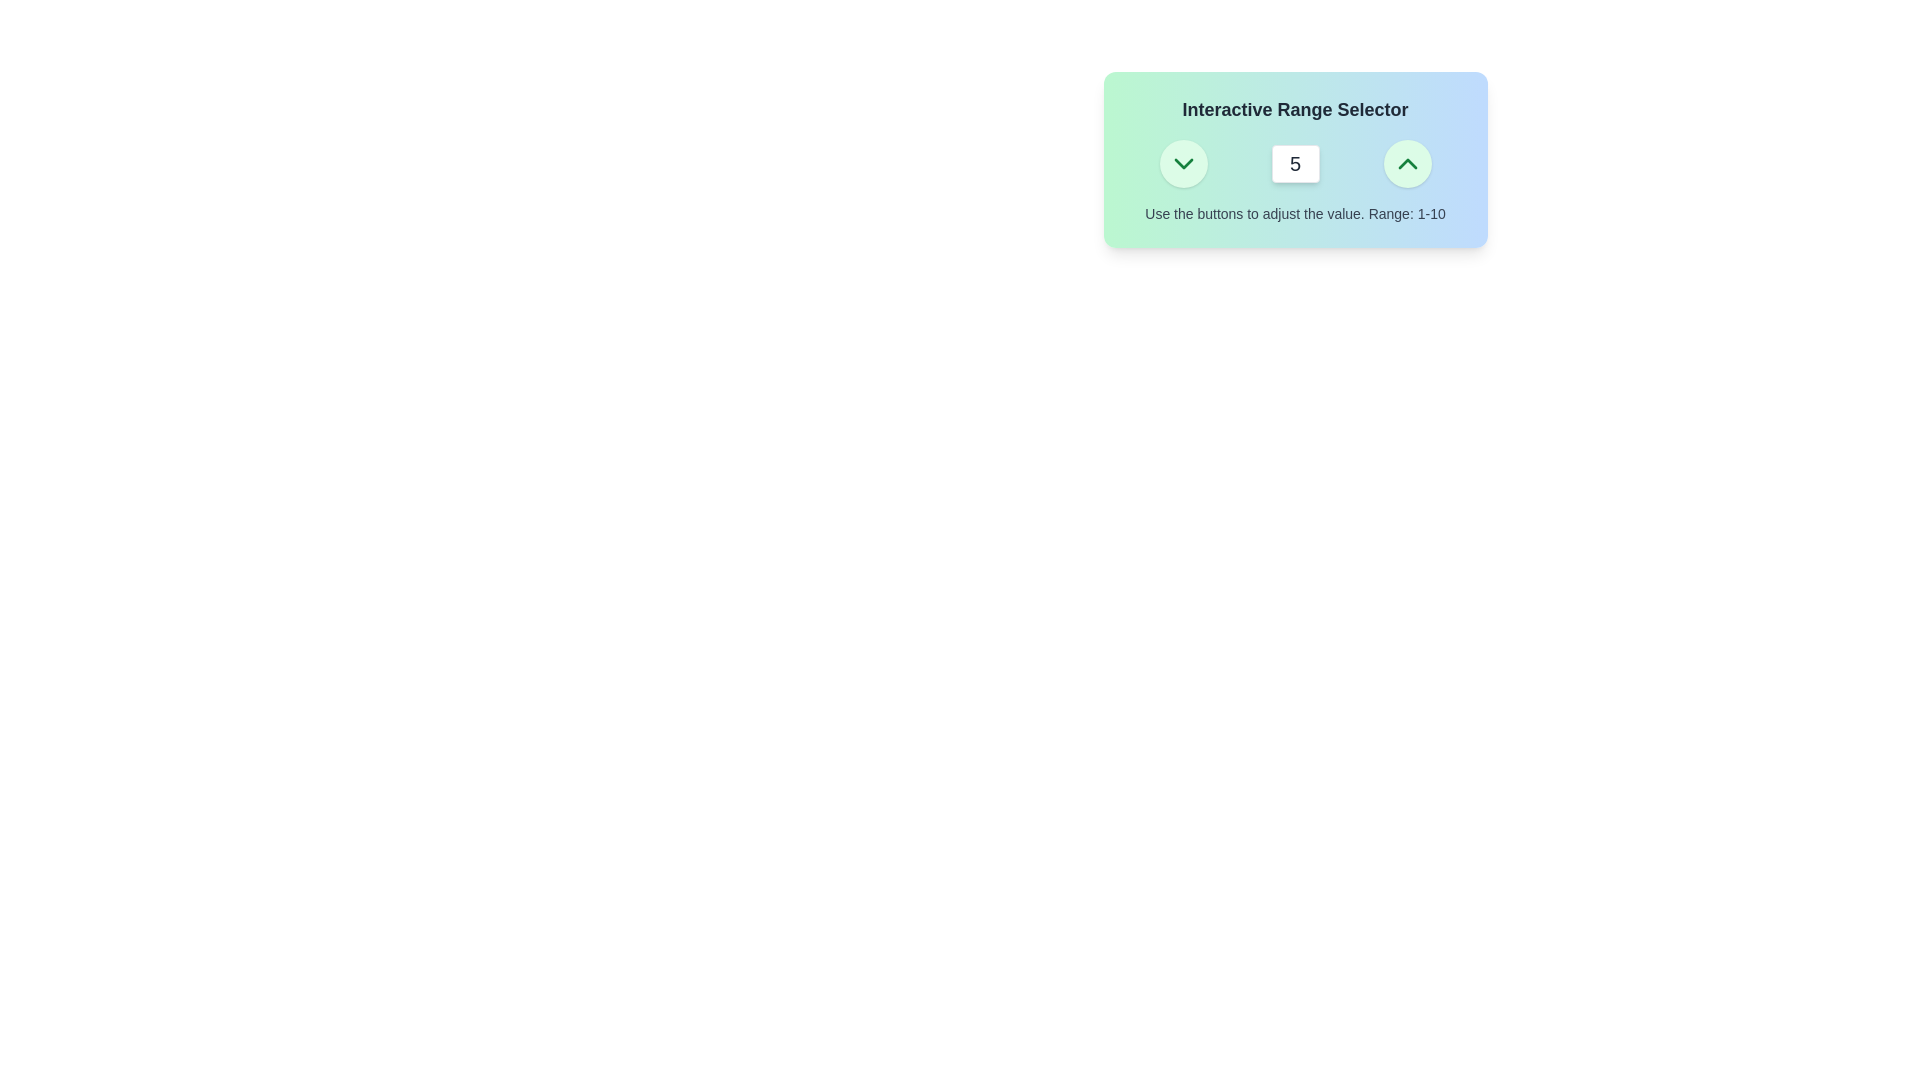 The image size is (1920, 1080). I want to click on the upward arrow icon button located in the control box labeled 'Interactive Range Selector', so click(1406, 163).